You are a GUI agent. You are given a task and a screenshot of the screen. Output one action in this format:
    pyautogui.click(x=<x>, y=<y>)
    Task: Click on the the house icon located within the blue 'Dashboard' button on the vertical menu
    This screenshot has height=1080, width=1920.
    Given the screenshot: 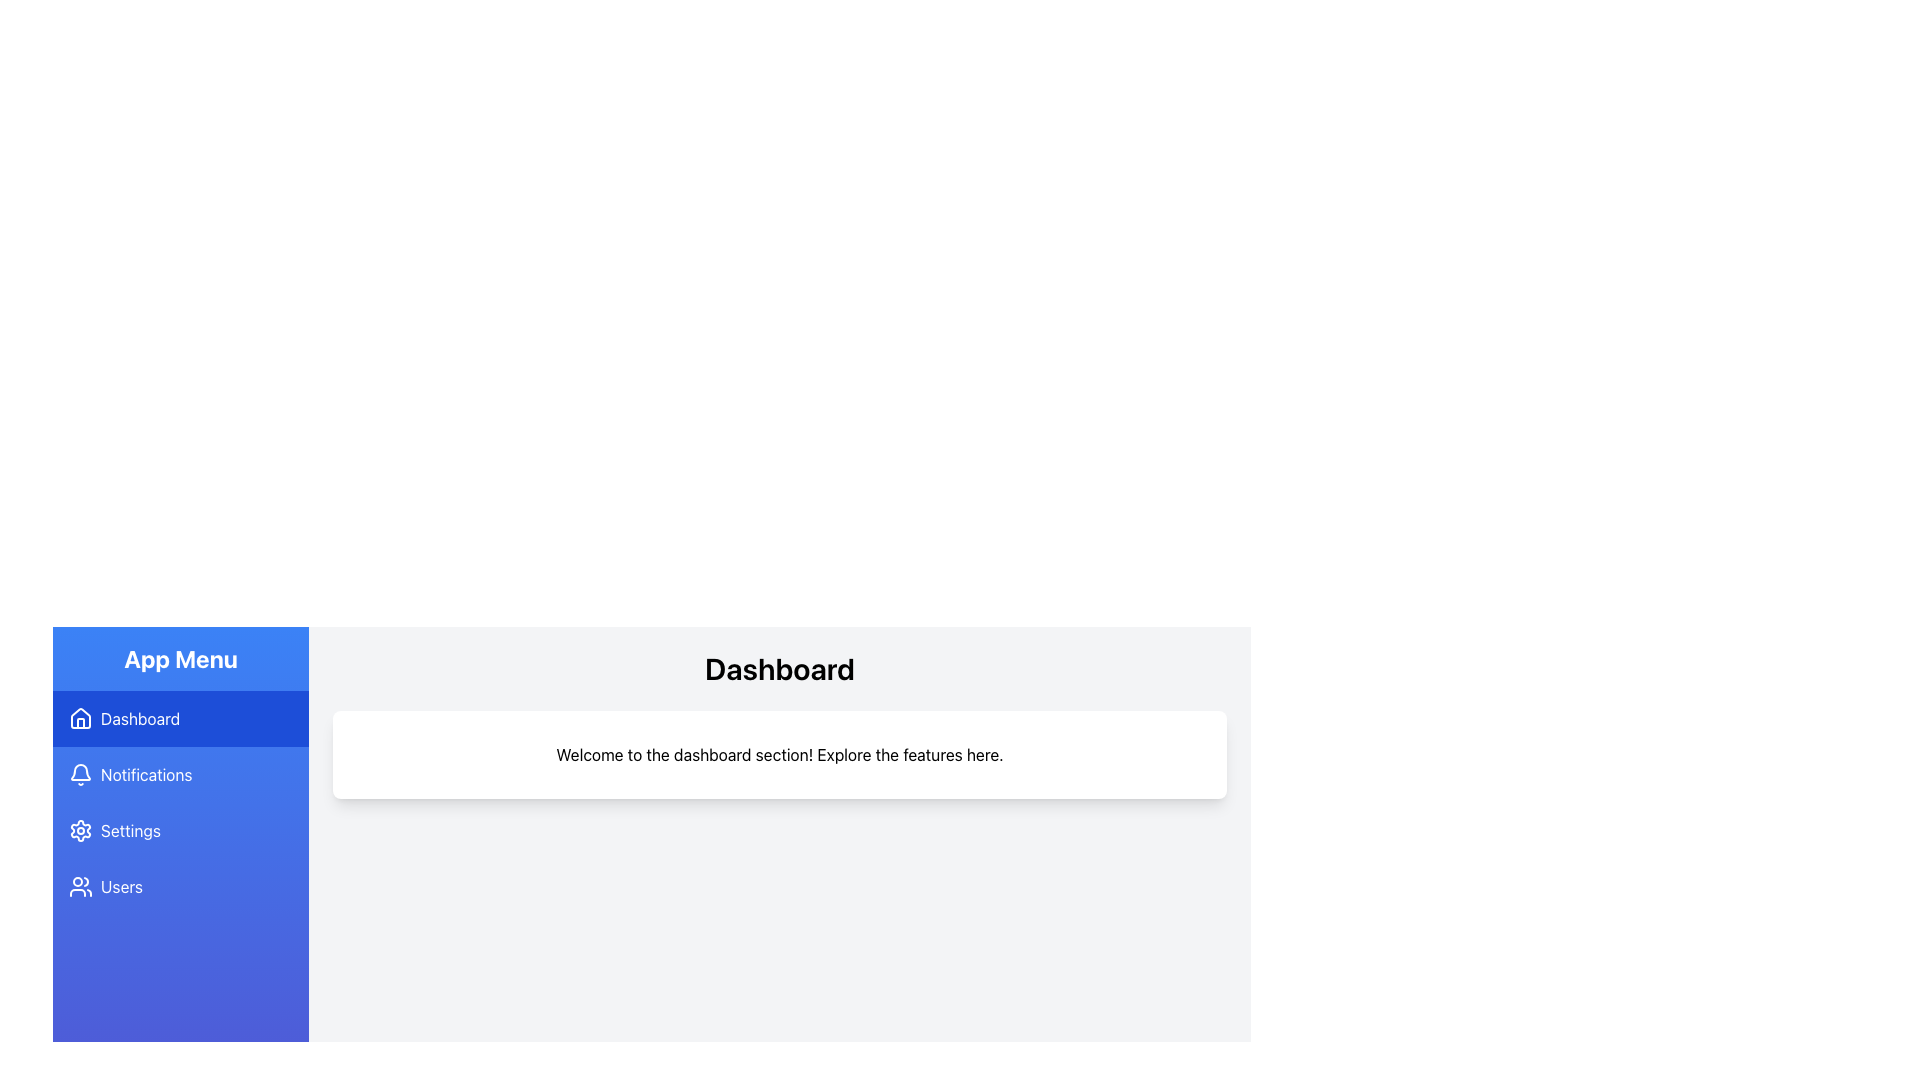 What is the action you would take?
    pyautogui.click(x=80, y=717)
    